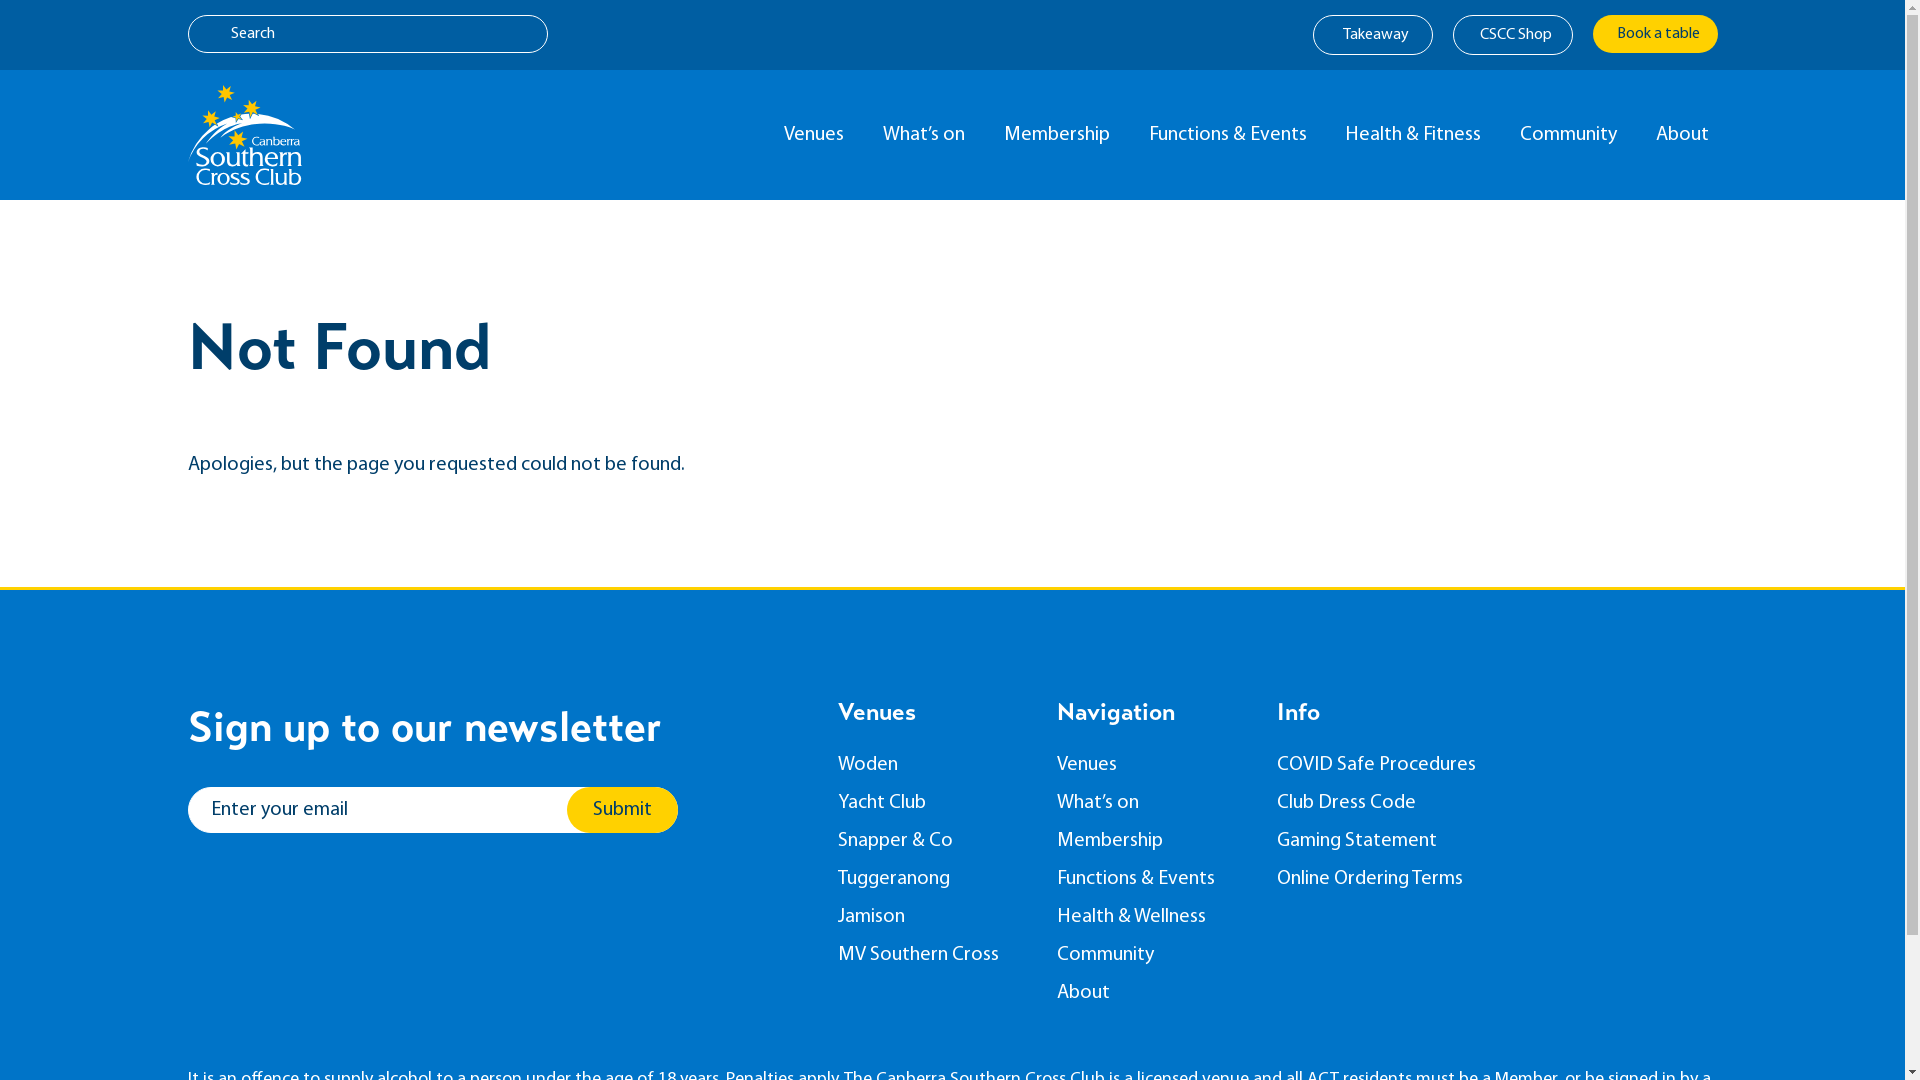 This screenshot has height=1080, width=1920. I want to click on 'Venues', so click(1152, 764).